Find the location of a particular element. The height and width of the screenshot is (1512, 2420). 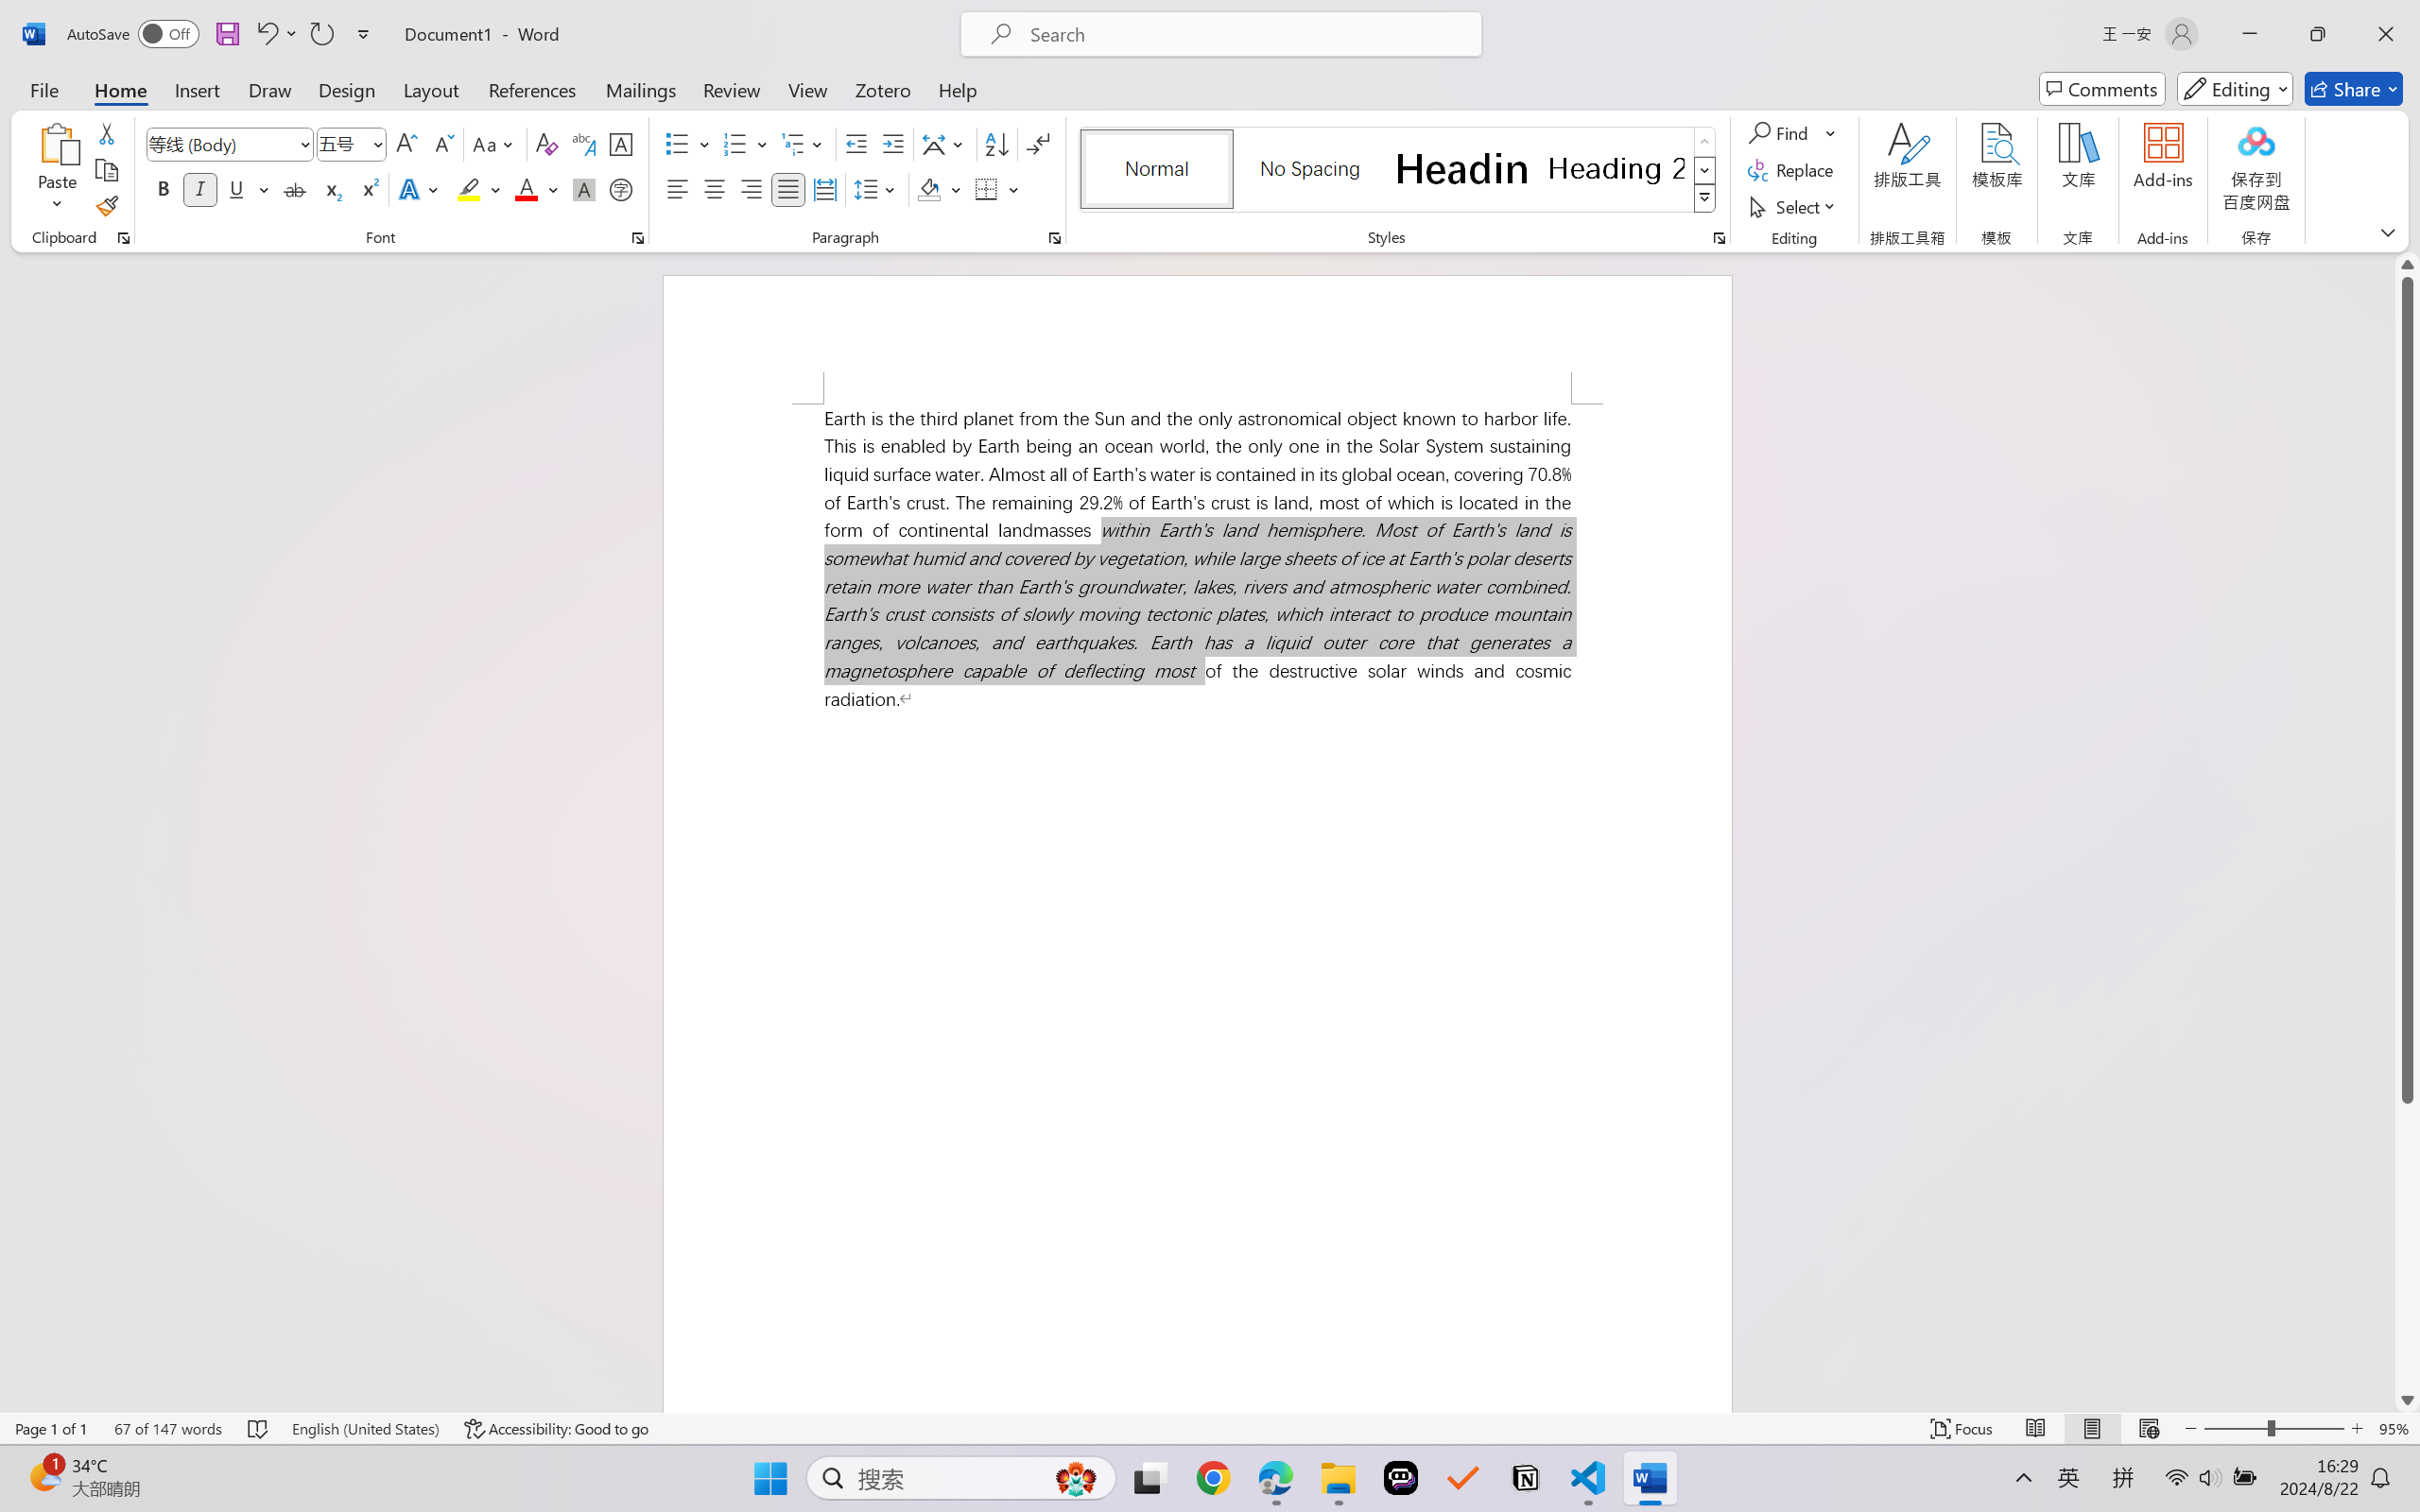

'Heading 2' is located at coordinates (1616, 168).